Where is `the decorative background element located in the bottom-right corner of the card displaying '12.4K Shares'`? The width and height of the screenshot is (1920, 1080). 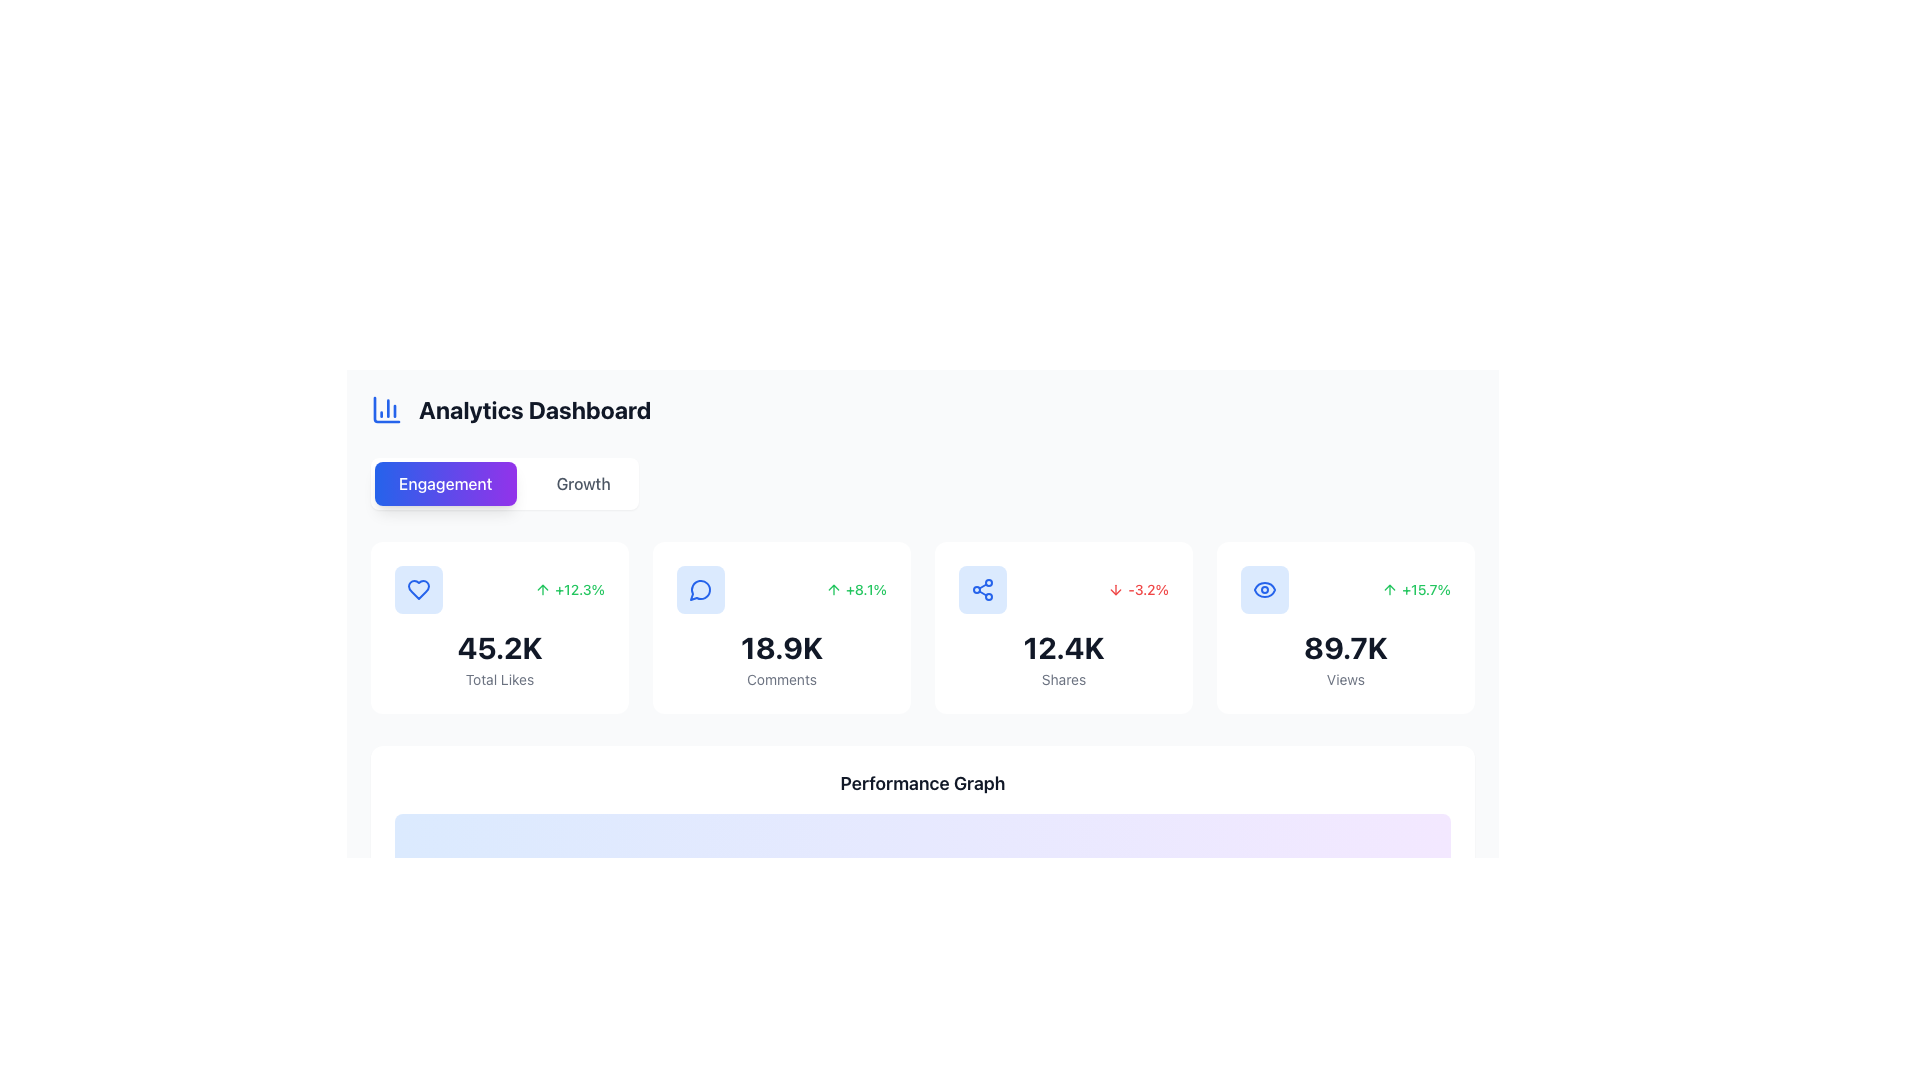 the decorative background element located in the bottom-right corner of the card displaying '12.4K Shares' is located at coordinates (1161, 681).